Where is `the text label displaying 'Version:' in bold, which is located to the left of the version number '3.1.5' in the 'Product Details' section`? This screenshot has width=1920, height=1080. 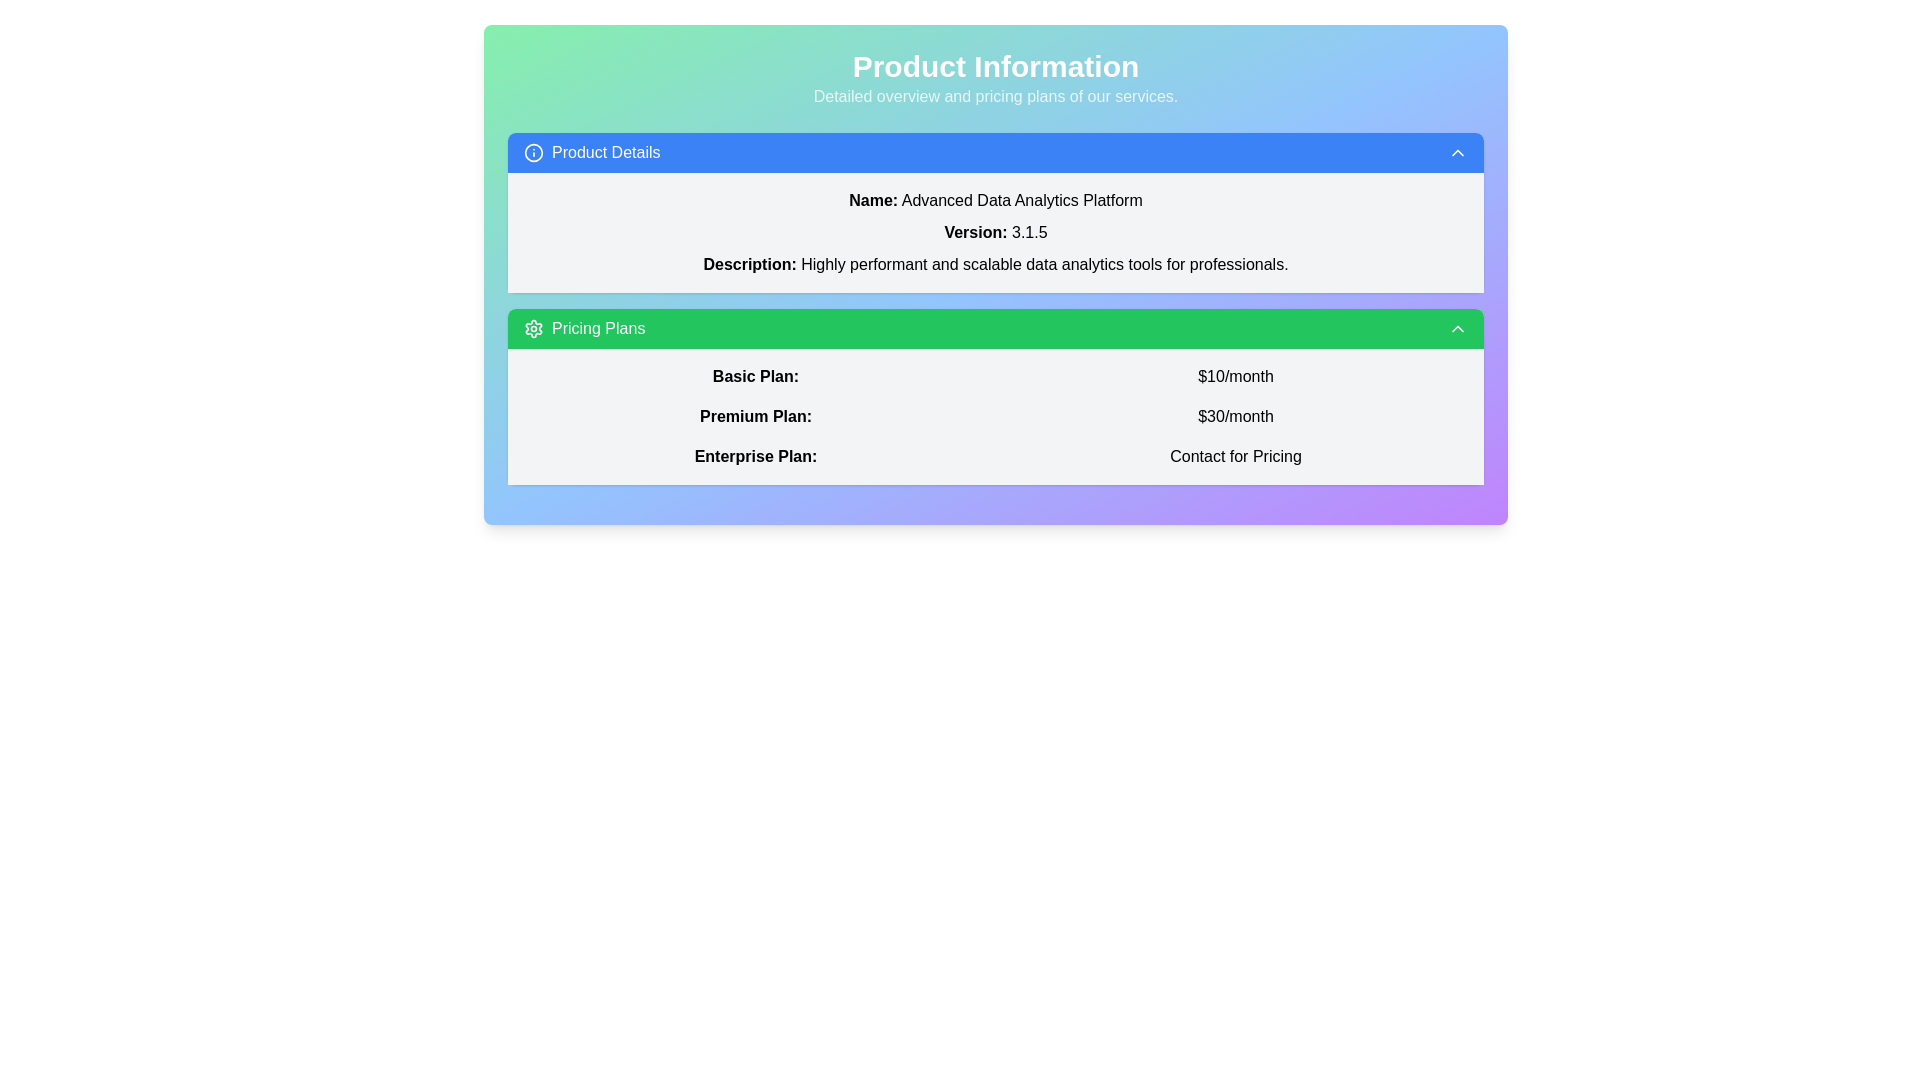
the text label displaying 'Version:' in bold, which is located to the left of the version number '3.1.5' in the 'Product Details' section is located at coordinates (975, 231).